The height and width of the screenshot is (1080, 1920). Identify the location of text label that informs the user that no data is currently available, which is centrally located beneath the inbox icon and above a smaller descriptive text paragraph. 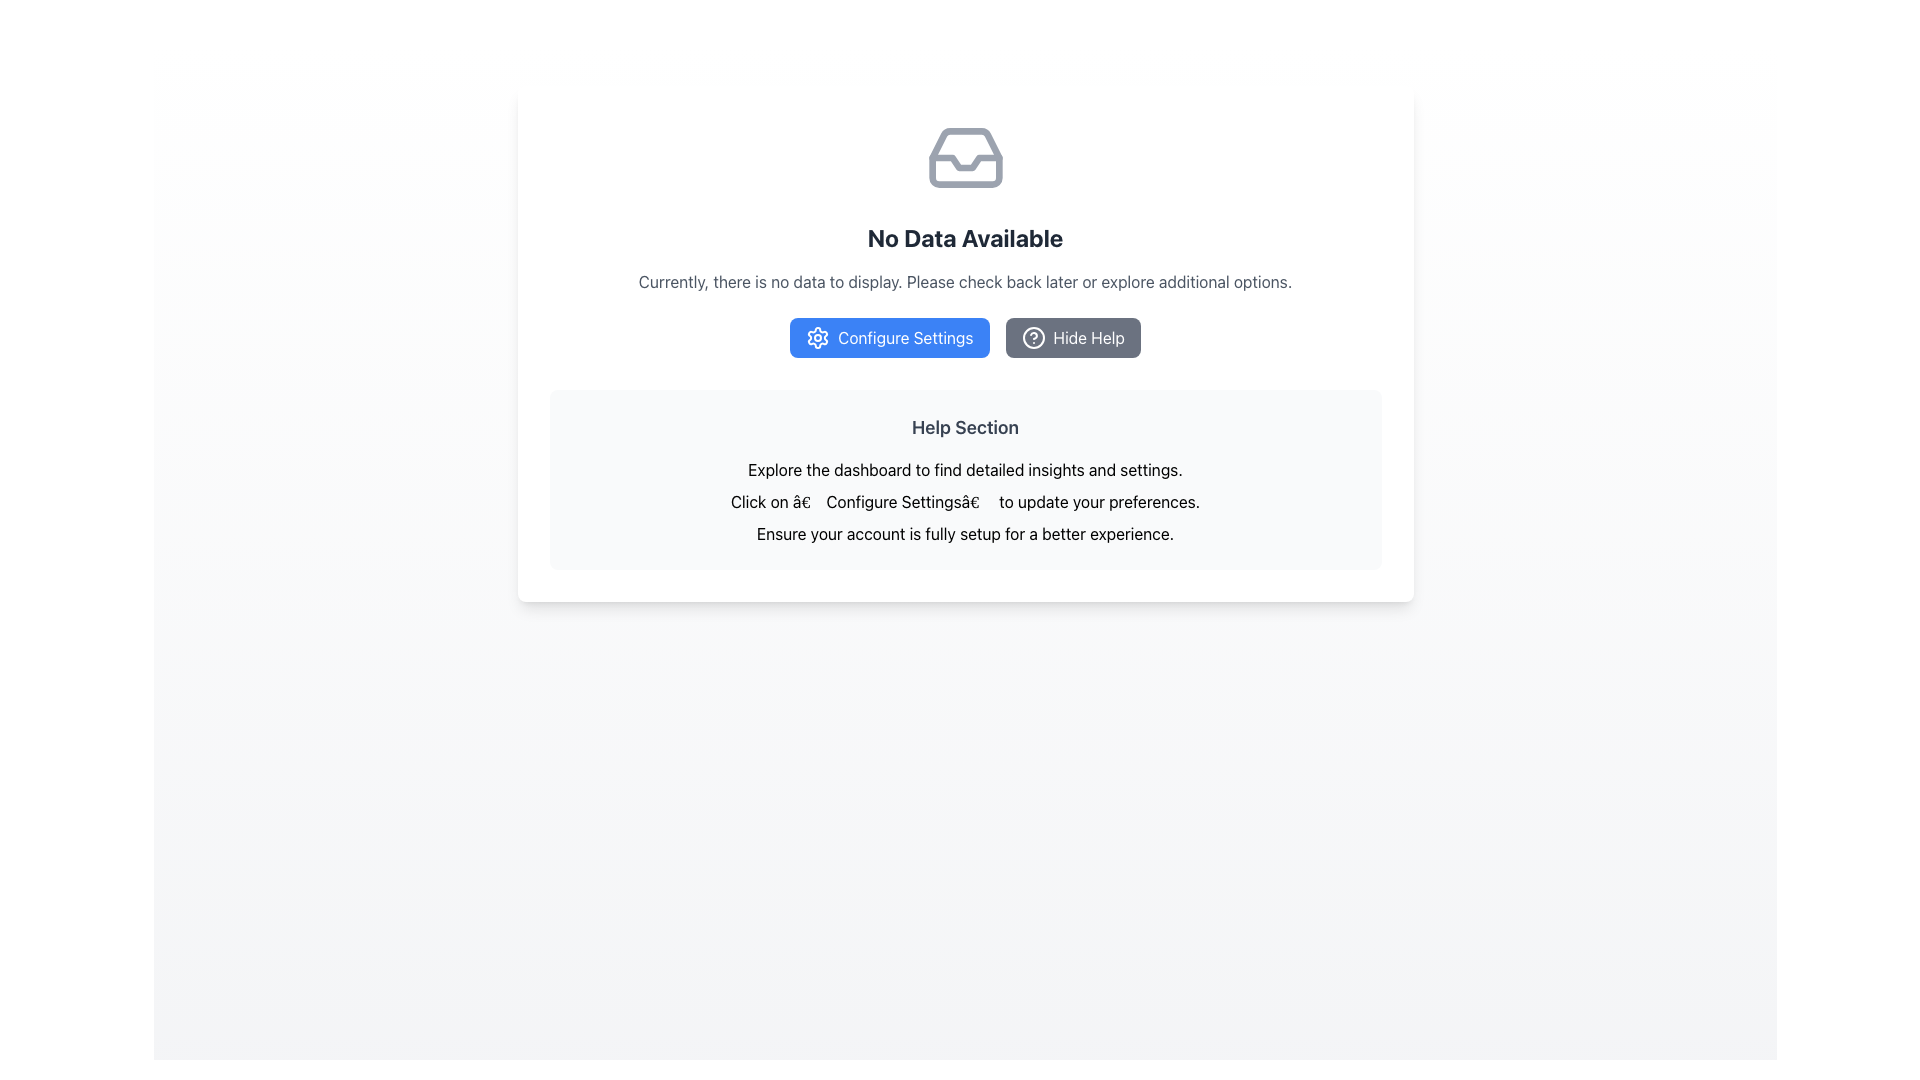
(965, 237).